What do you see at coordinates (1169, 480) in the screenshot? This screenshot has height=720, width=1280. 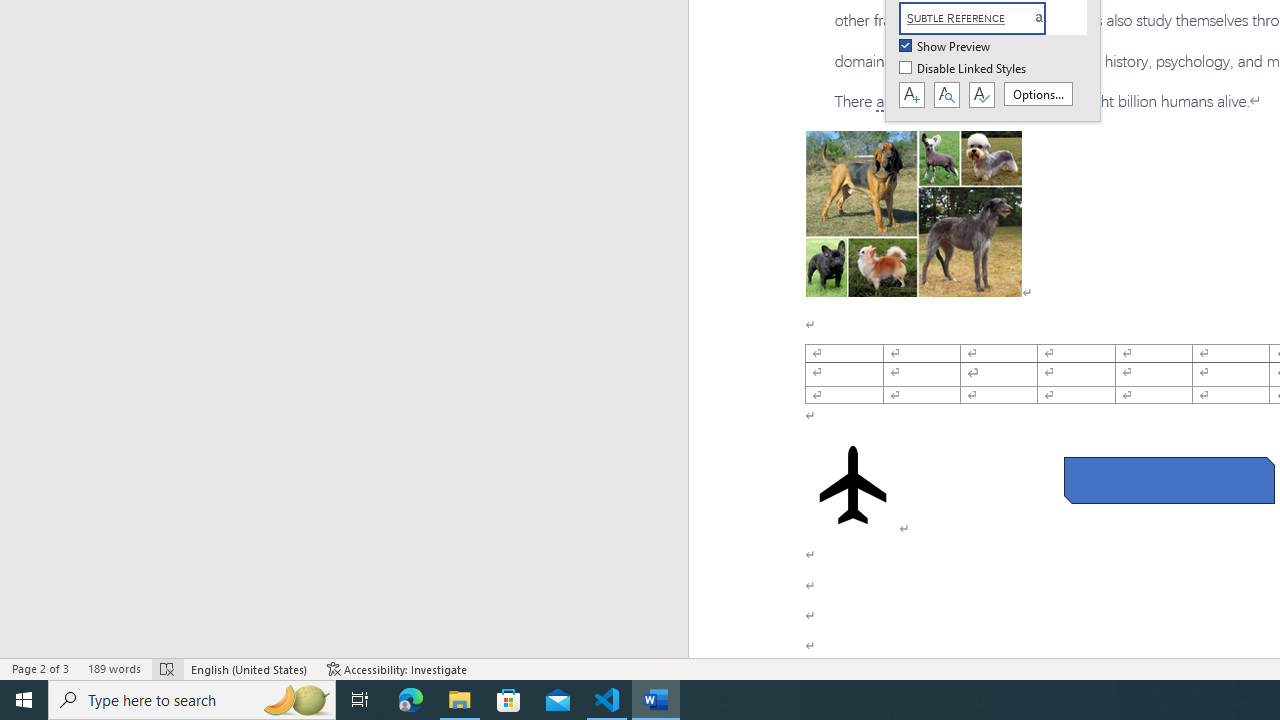 I see `'Rectangle: Diagonal Corners Snipped 2'` at bounding box center [1169, 480].